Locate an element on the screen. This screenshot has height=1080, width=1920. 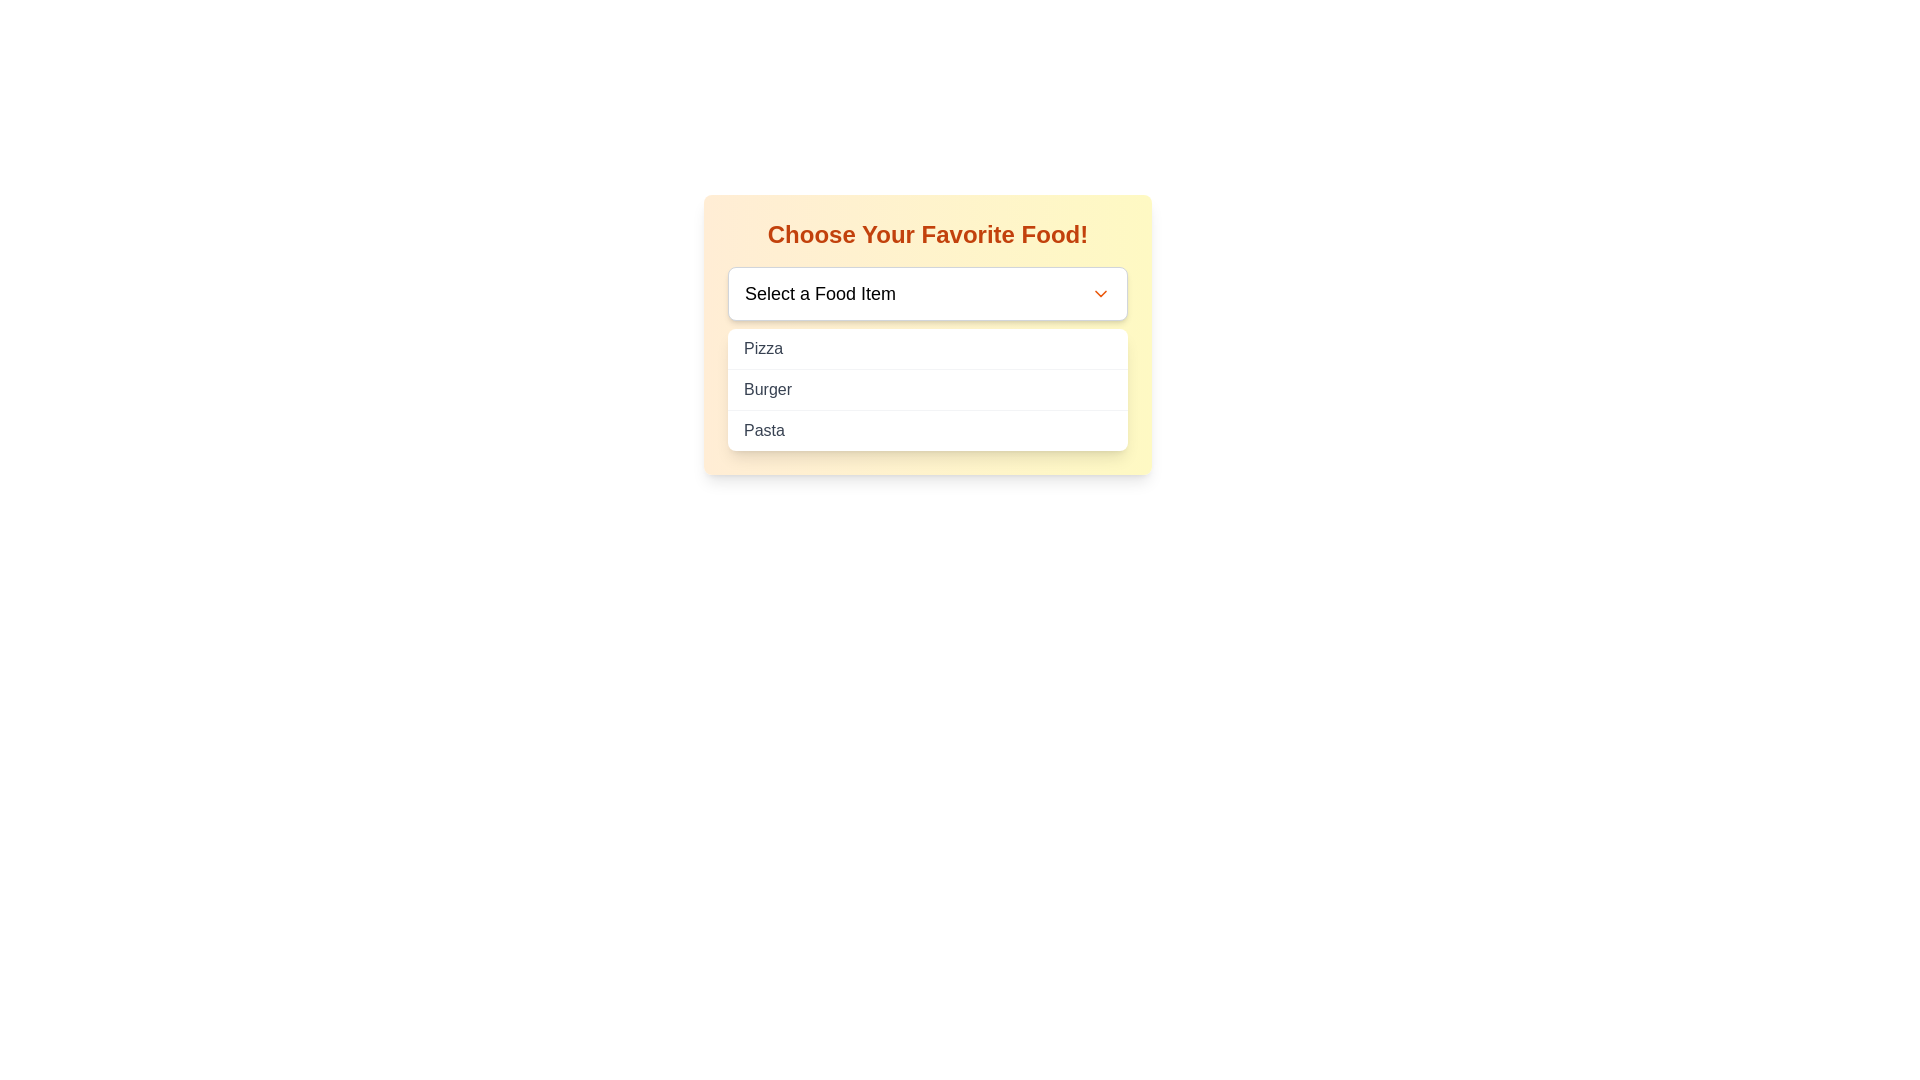
the Dropdown toggle icon located to the far right of the input box next to 'Select a Food Item' is located at coordinates (1099, 293).